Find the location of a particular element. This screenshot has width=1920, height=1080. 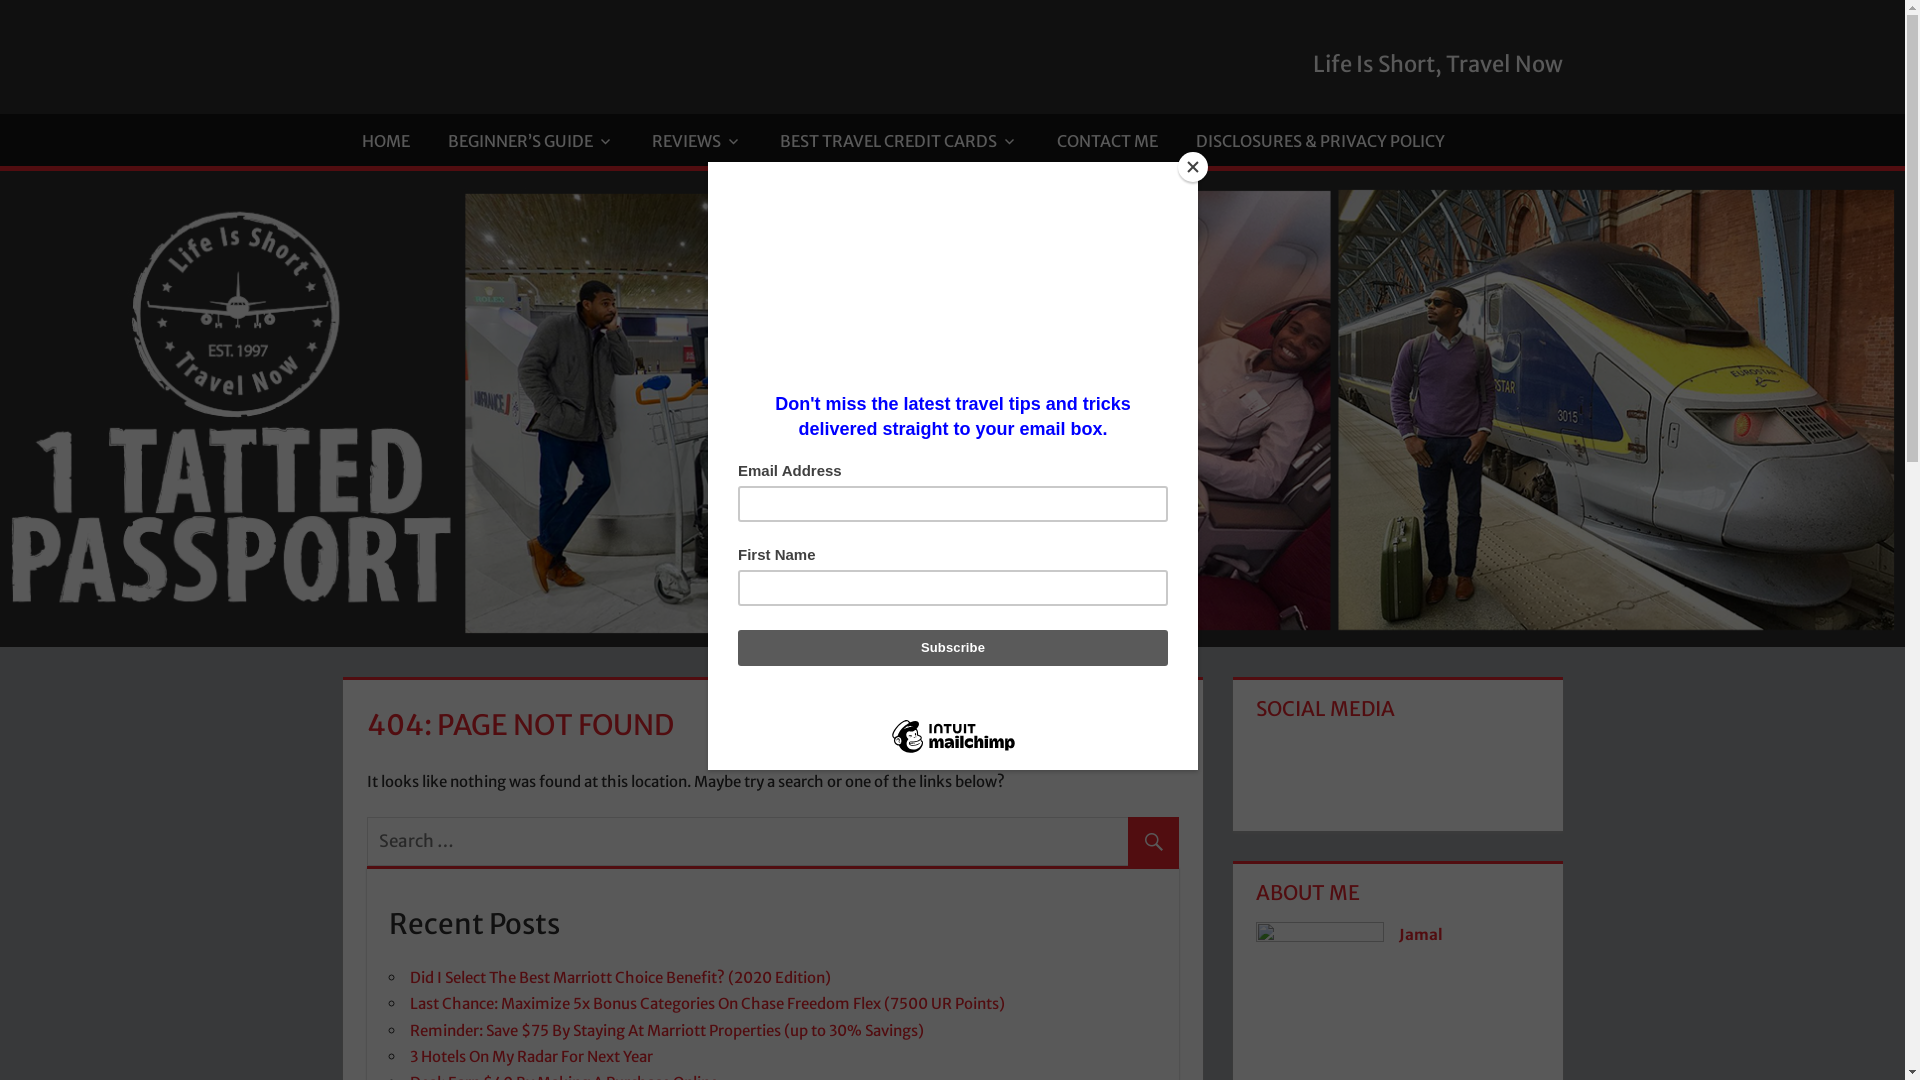

'REVIEWS' is located at coordinates (696, 138).